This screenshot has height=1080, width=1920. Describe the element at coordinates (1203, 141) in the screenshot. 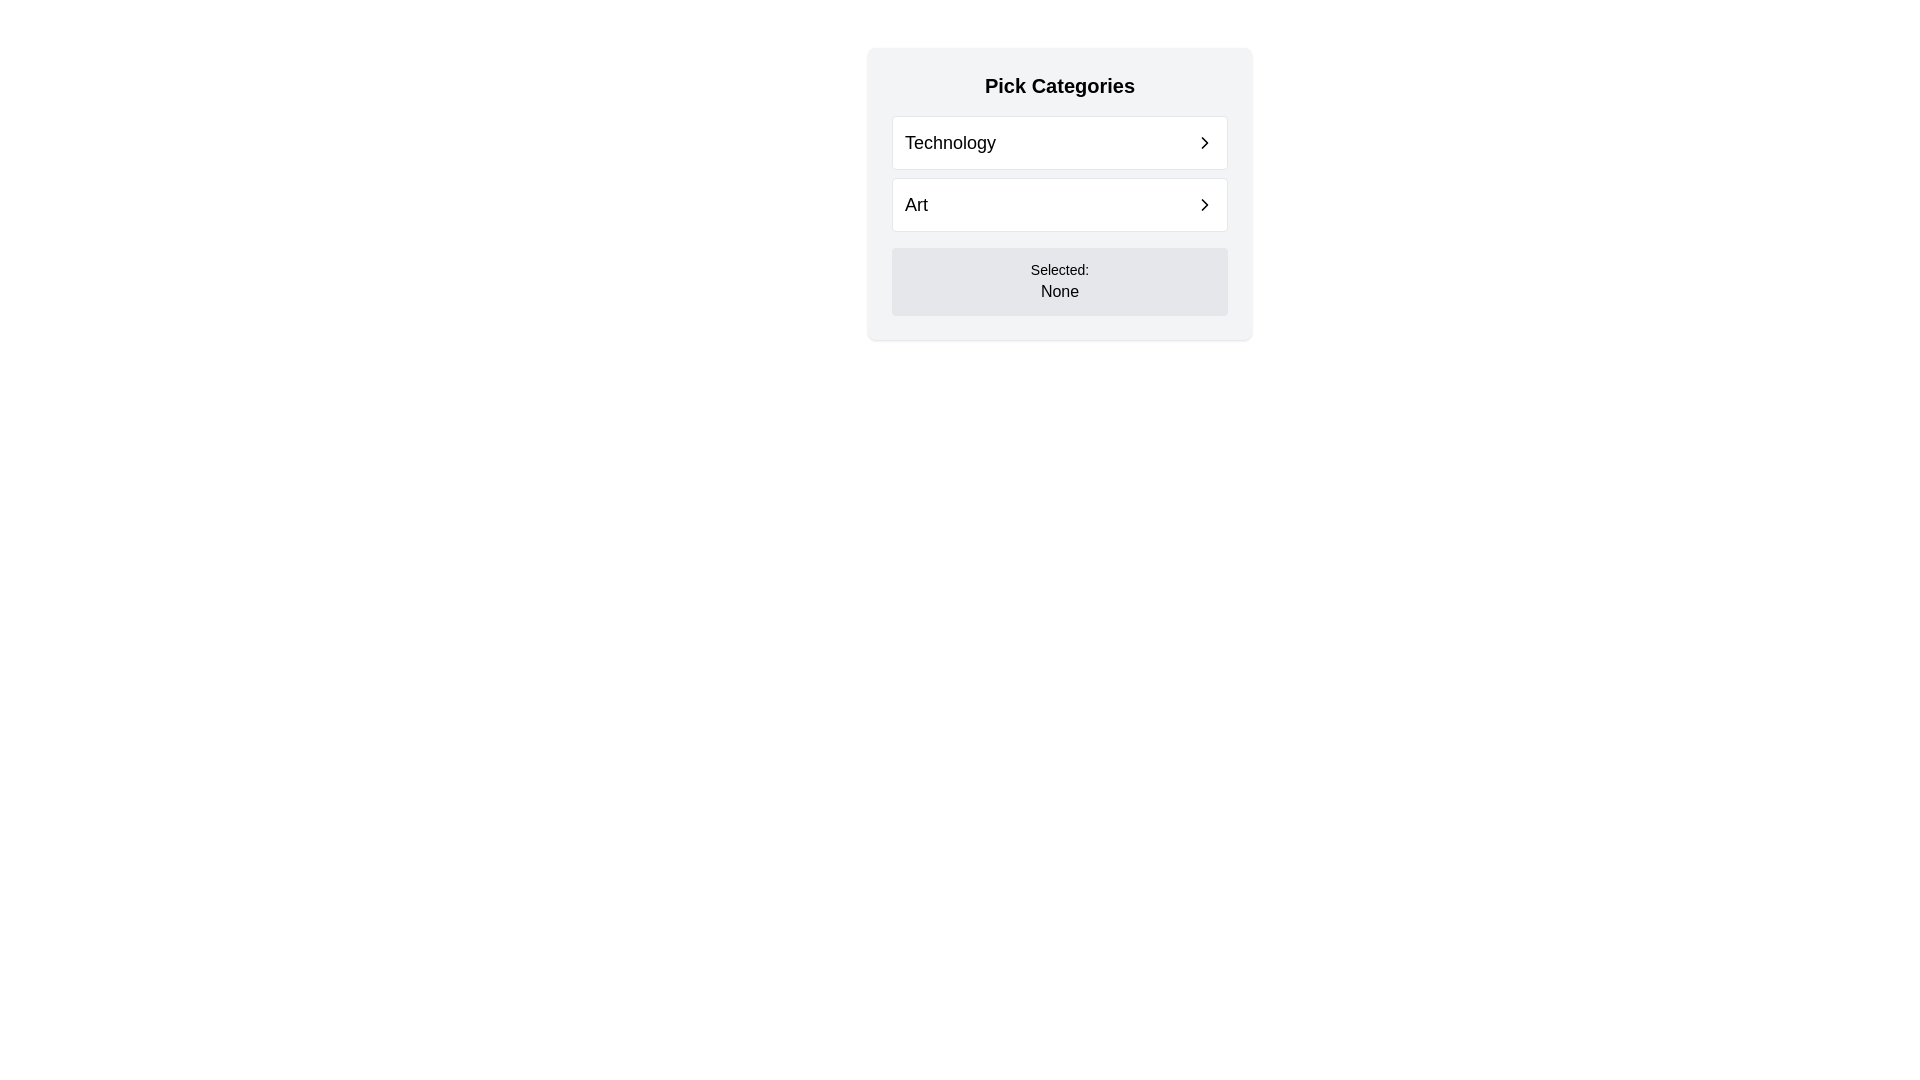

I see `the chevron icon located to the far right of the 'Technology' row in the 'Pick Categories' interface panel` at that location.